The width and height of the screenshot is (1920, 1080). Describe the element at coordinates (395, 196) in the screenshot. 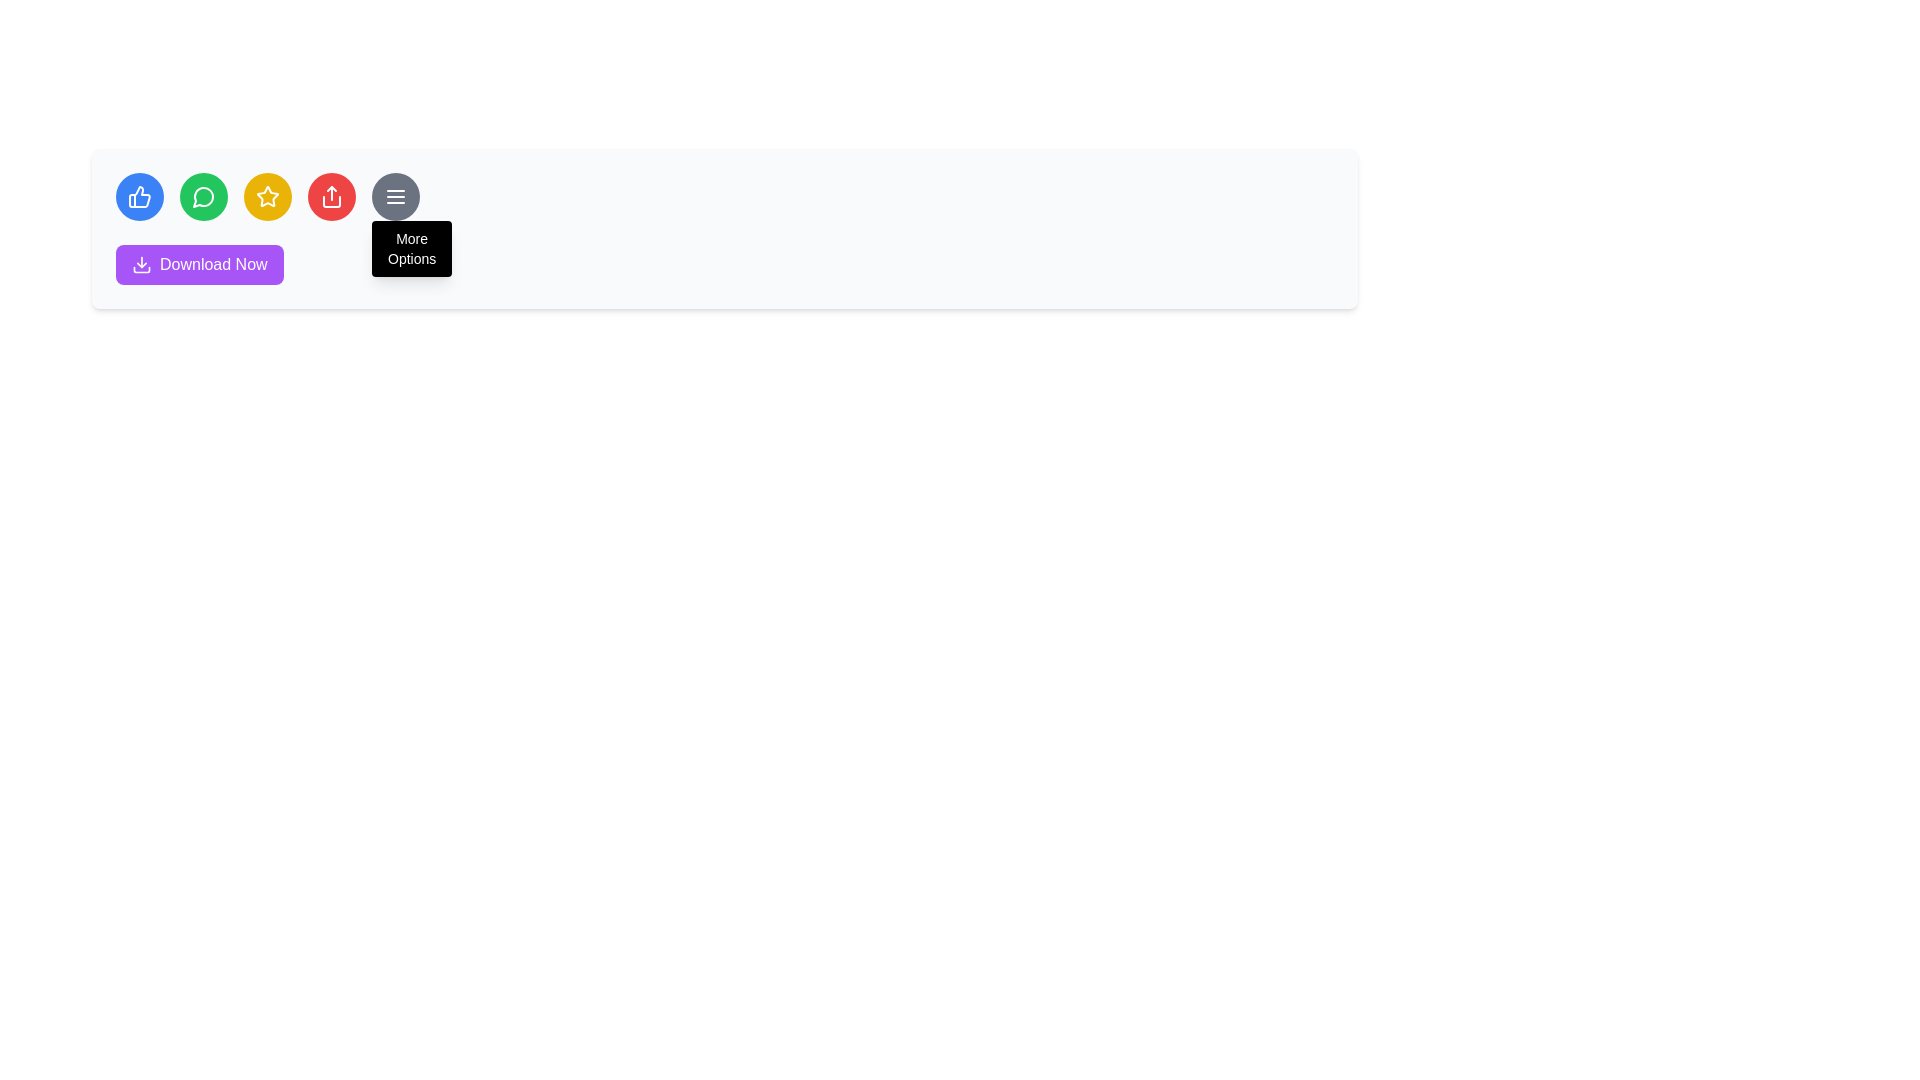

I see `the circular button with a grey background and three horizontal white lines icon` at that location.